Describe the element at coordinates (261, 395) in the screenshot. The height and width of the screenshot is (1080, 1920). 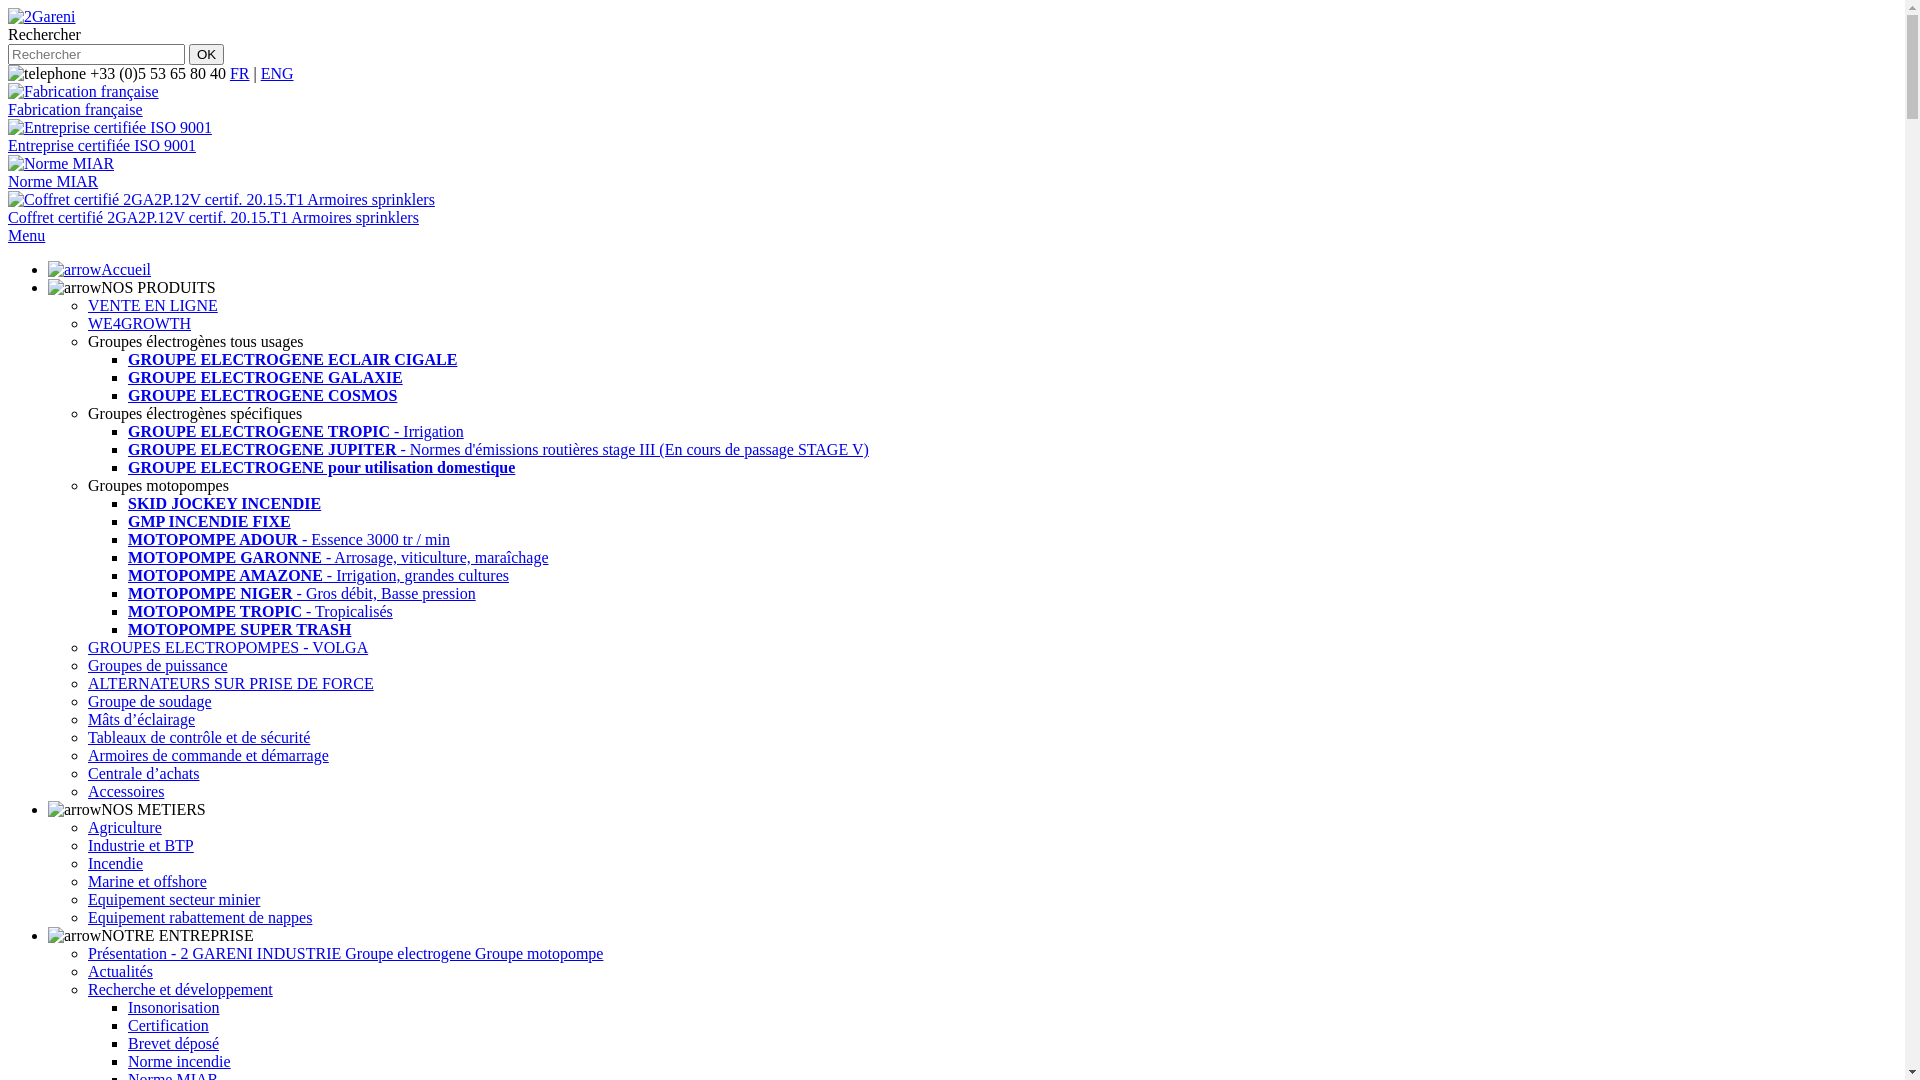
I see `'GROUPE ELECTROGENE COSMOS'` at that location.